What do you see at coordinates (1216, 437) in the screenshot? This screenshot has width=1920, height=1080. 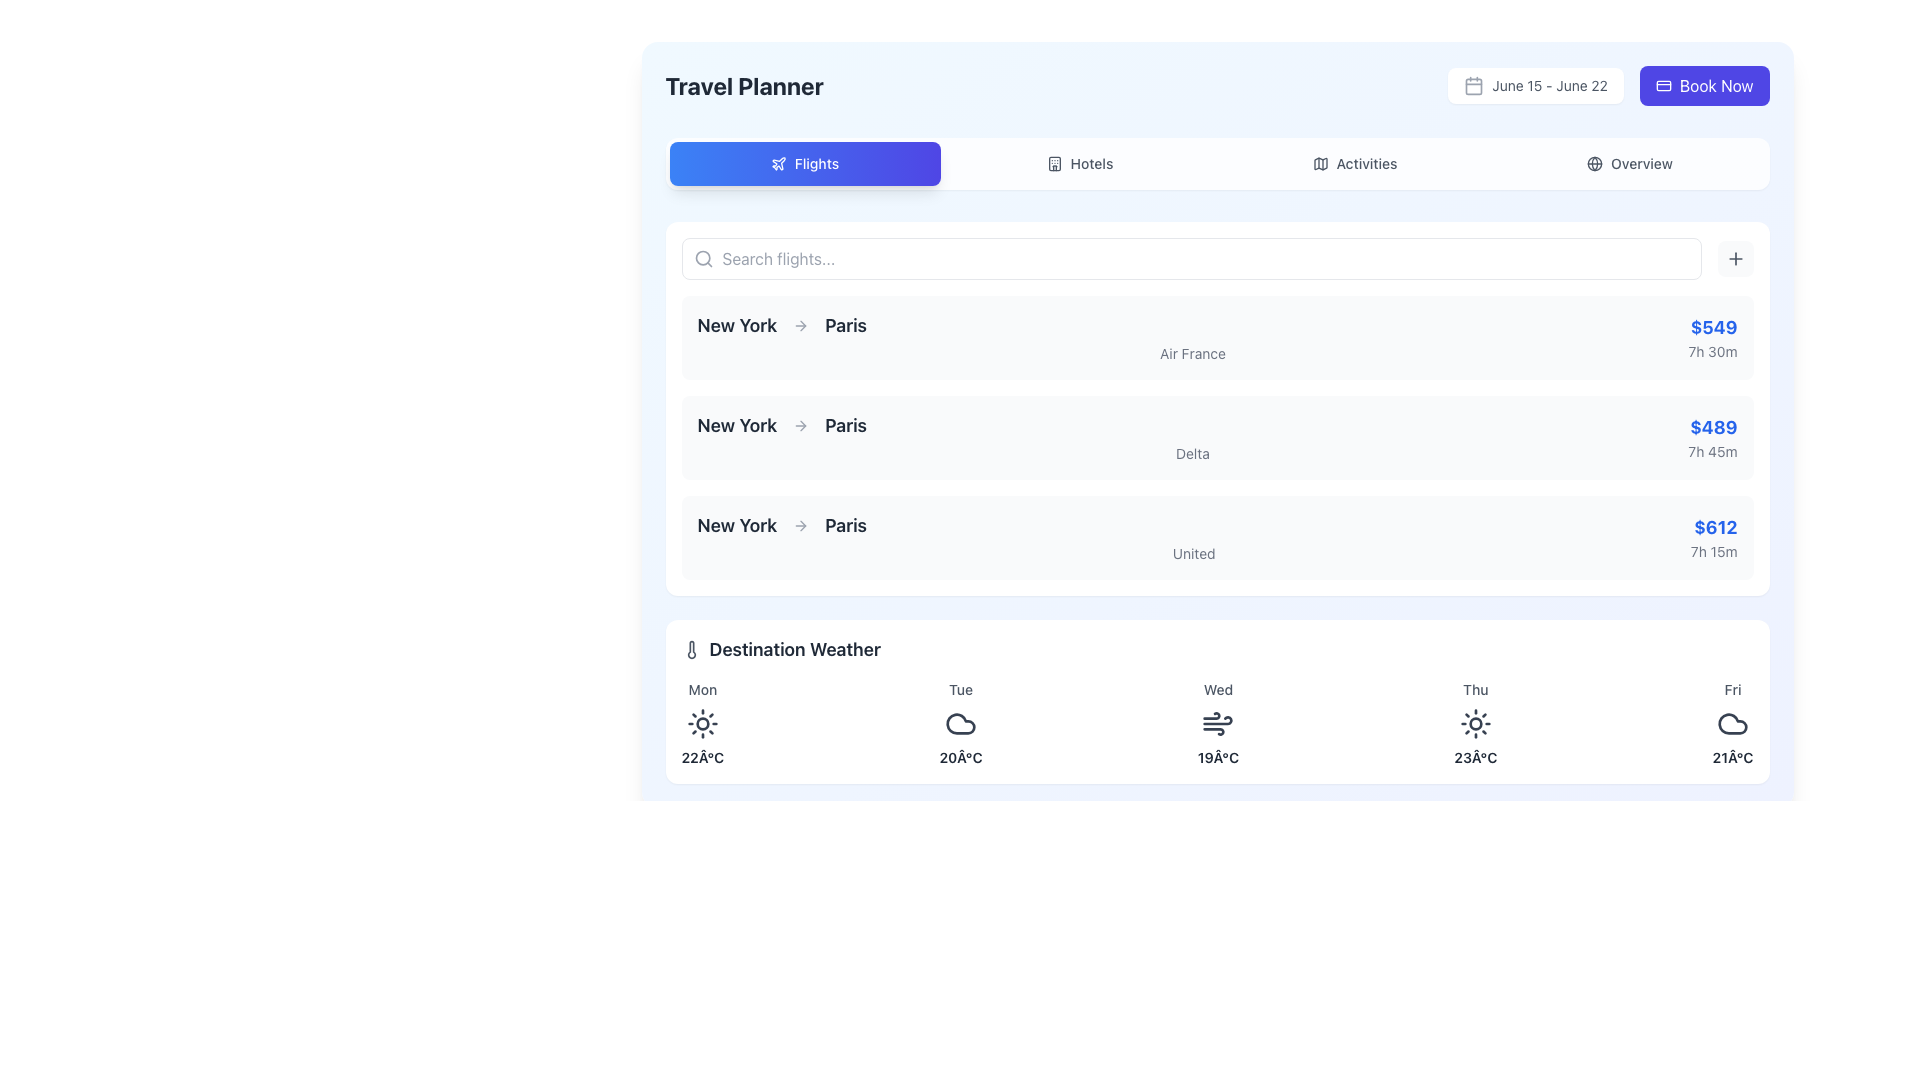 I see `the second card-like layout in the vertical list of flight options` at bounding box center [1216, 437].